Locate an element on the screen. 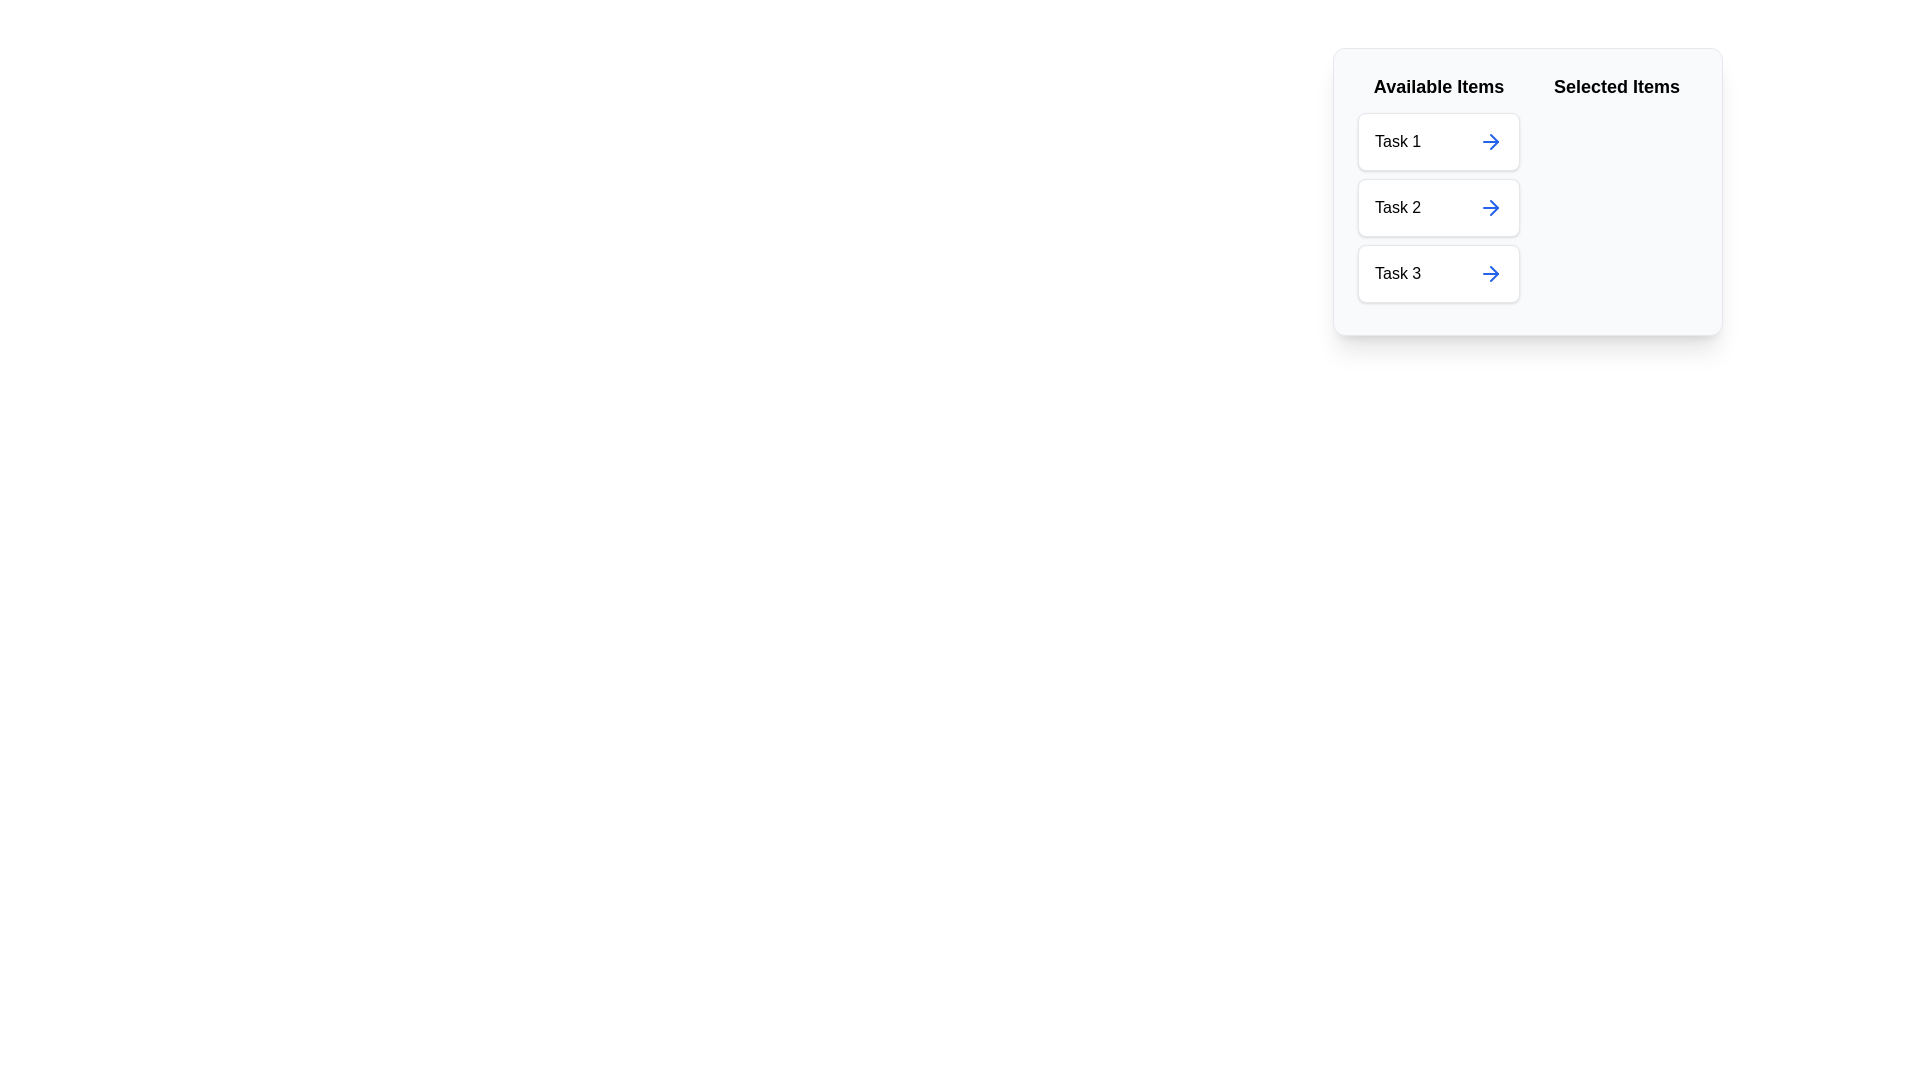 This screenshot has width=1920, height=1080. the 'Task 2' button in the 'Available Items' section is located at coordinates (1438, 208).